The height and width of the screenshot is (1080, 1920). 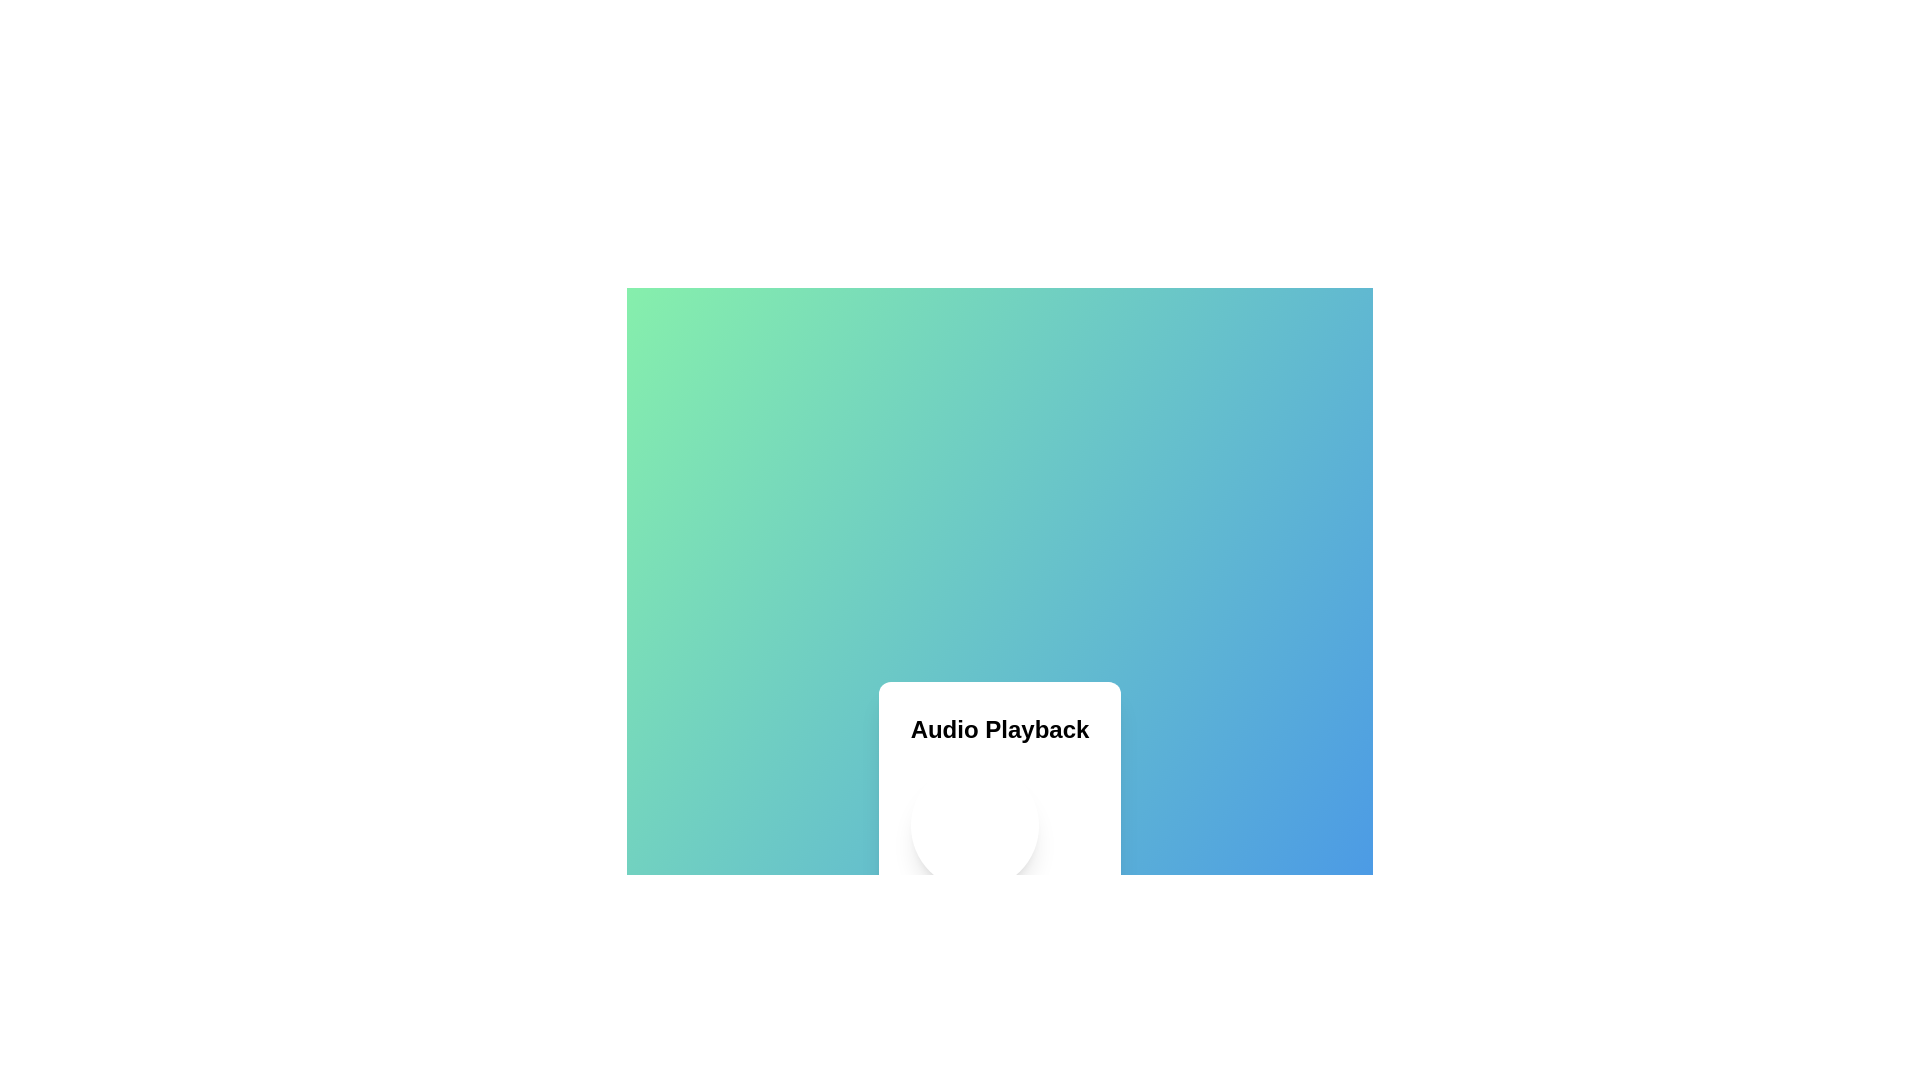 What do you see at coordinates (974, 825) in the screenshot?
I see `the playback toggle button to toggle audio playback` at bounding box center [974, 825].